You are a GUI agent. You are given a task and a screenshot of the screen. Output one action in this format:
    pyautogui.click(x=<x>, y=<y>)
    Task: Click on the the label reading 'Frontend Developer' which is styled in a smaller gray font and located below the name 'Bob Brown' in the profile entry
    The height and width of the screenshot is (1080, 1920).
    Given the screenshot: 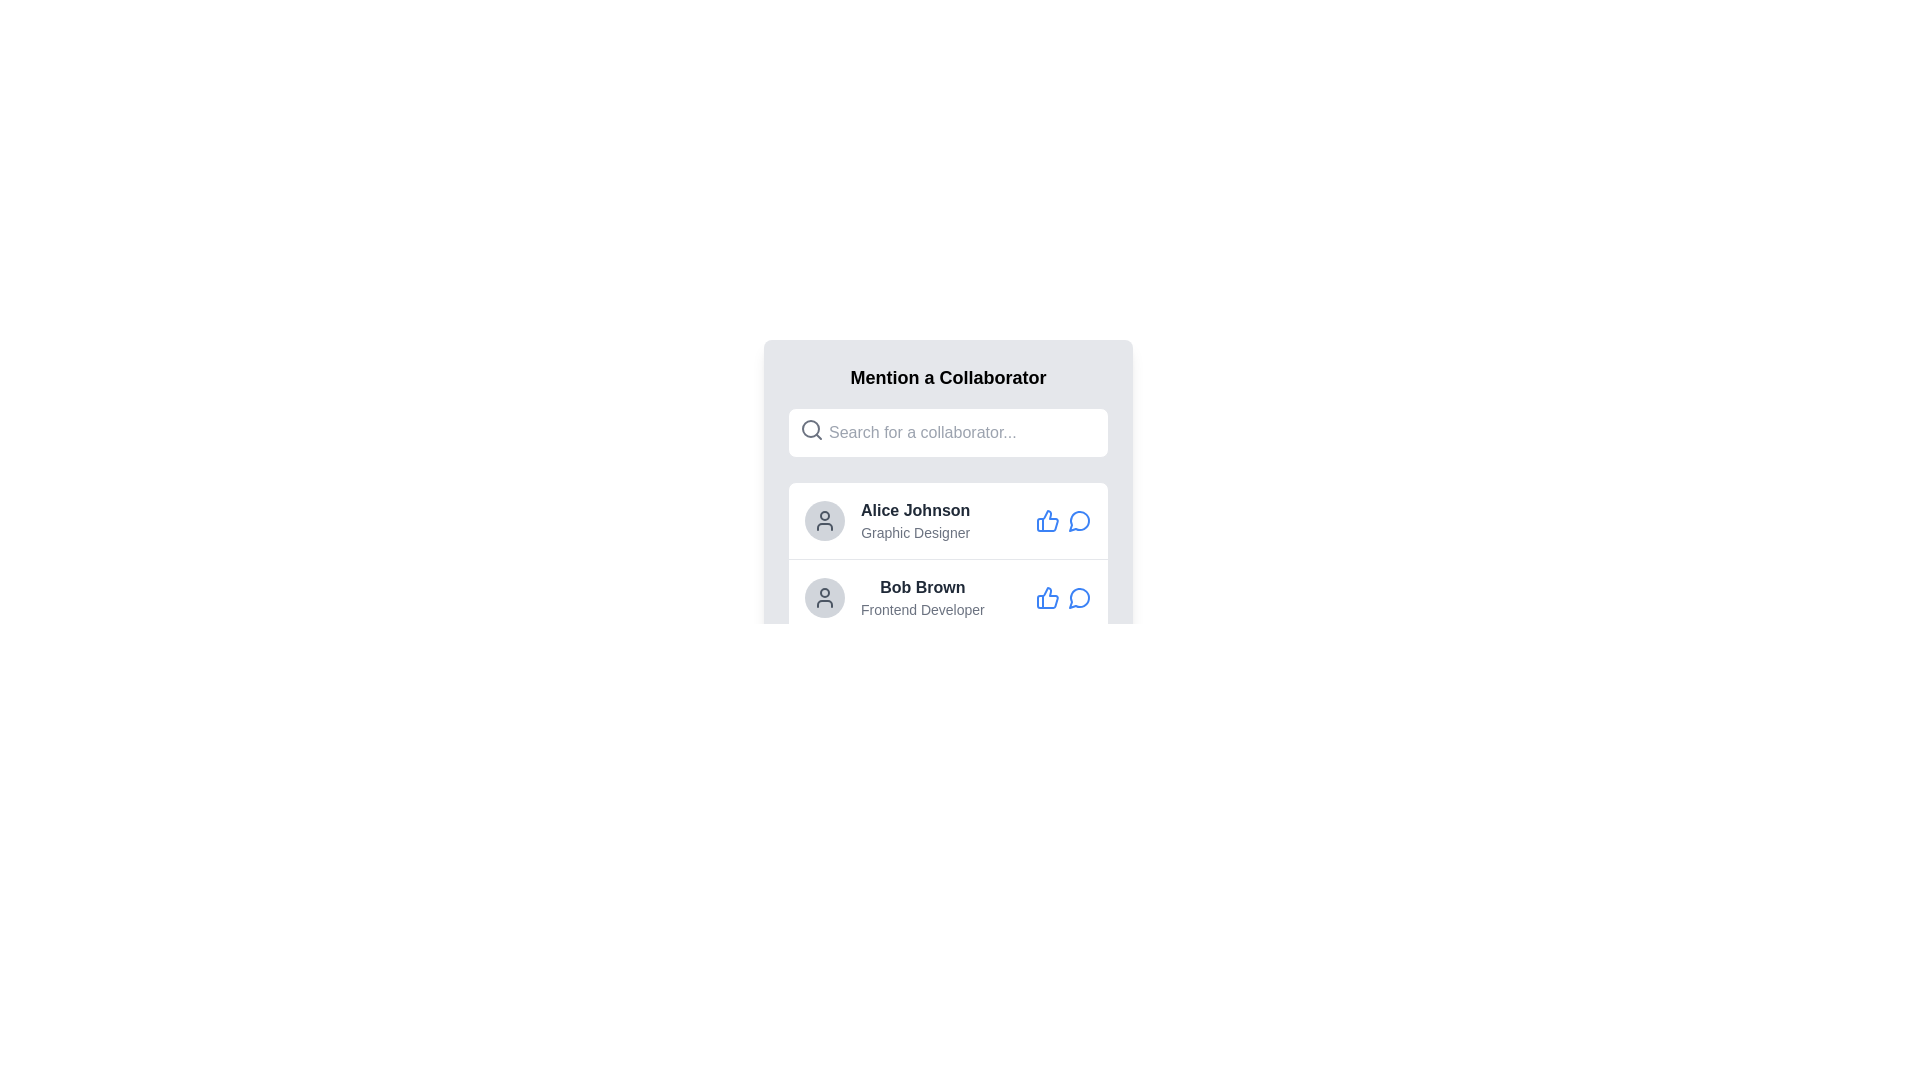 What is the action you would take?
    pyautogui.click(x=921, y=608)
    